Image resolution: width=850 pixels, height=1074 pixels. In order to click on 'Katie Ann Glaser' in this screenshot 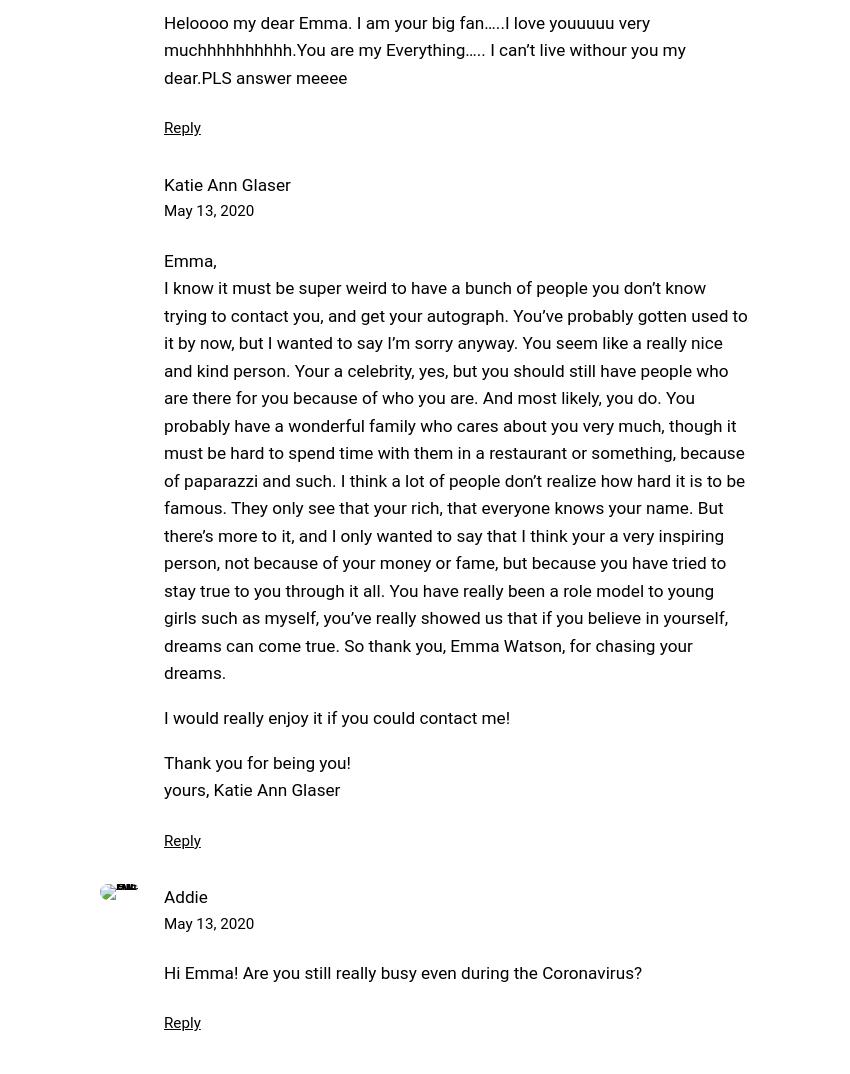, I will do `click(227, 183)`.